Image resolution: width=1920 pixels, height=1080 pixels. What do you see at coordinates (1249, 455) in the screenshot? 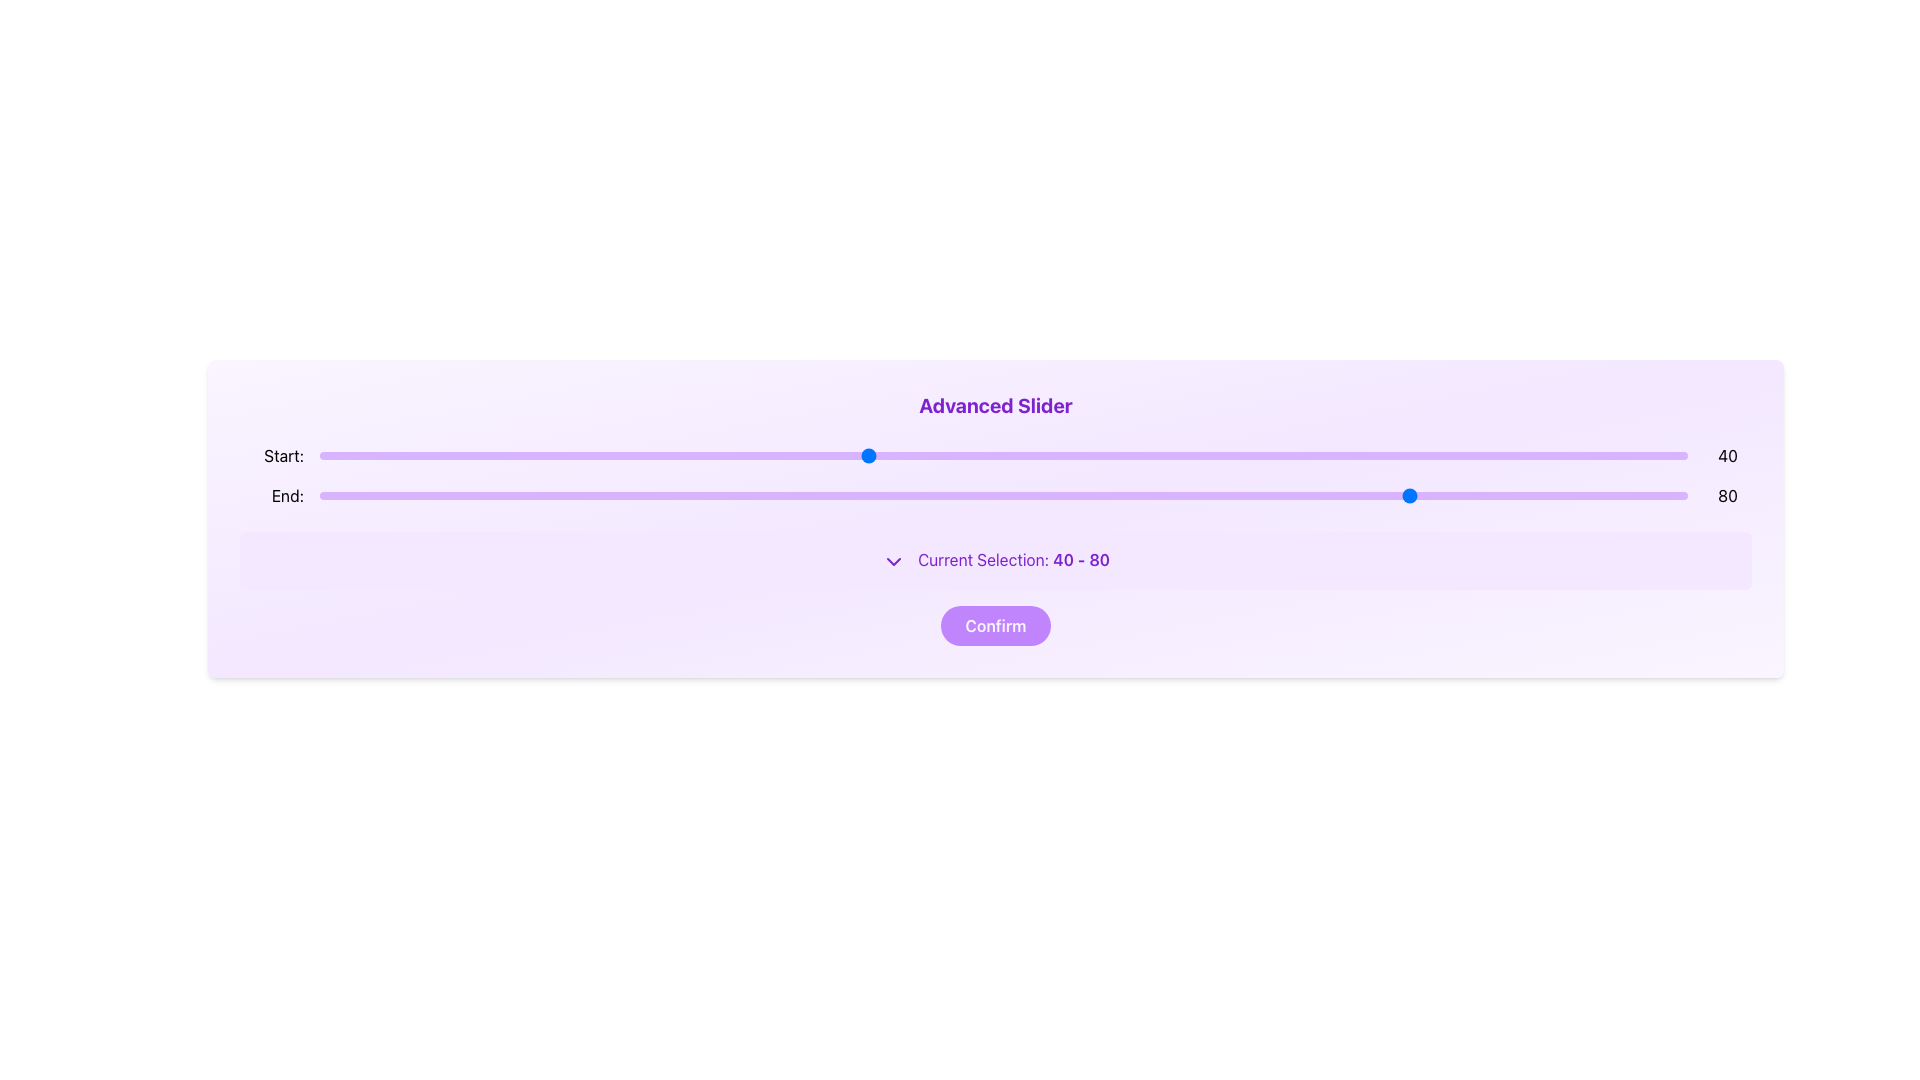
I see `the advanced slider` at bounding box center [1249, 455].